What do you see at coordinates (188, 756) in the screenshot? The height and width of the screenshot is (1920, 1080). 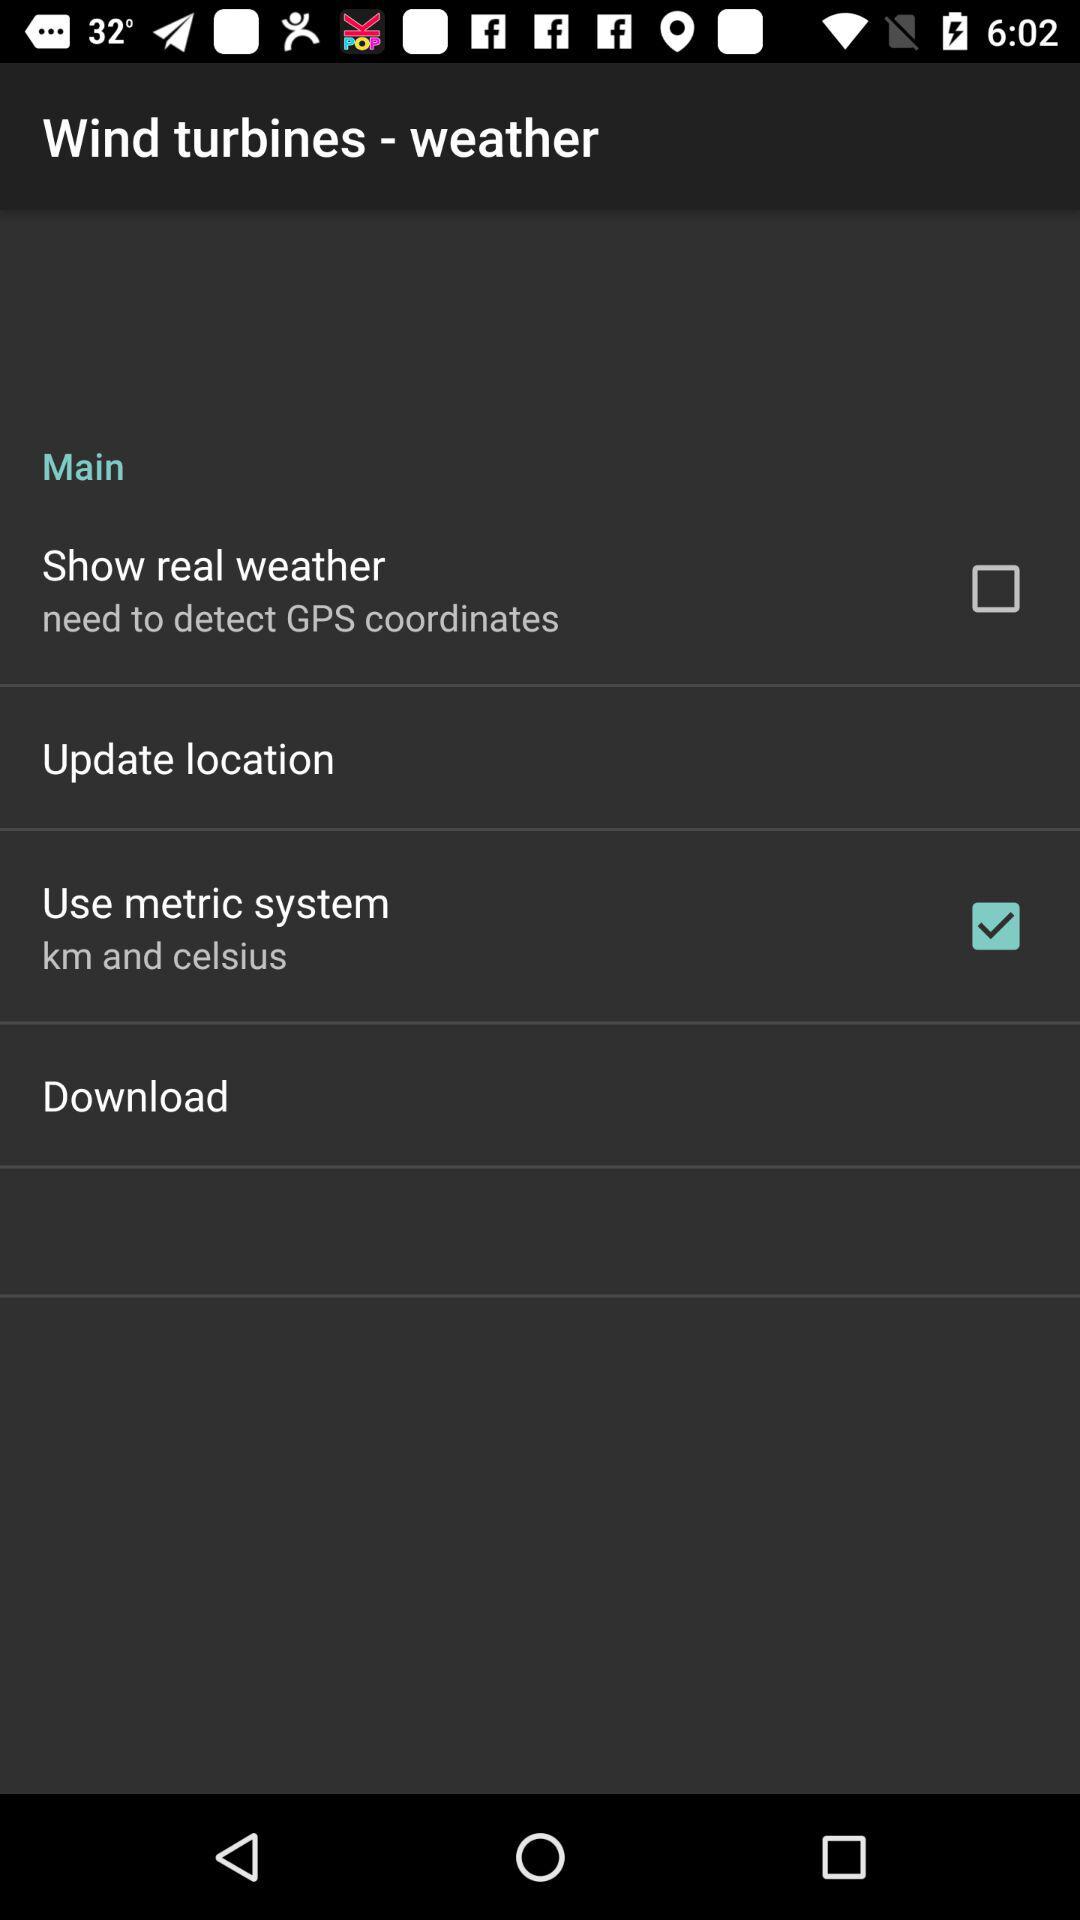 I see `the icon above the use metric system icon` at bounding box center [188, 756].